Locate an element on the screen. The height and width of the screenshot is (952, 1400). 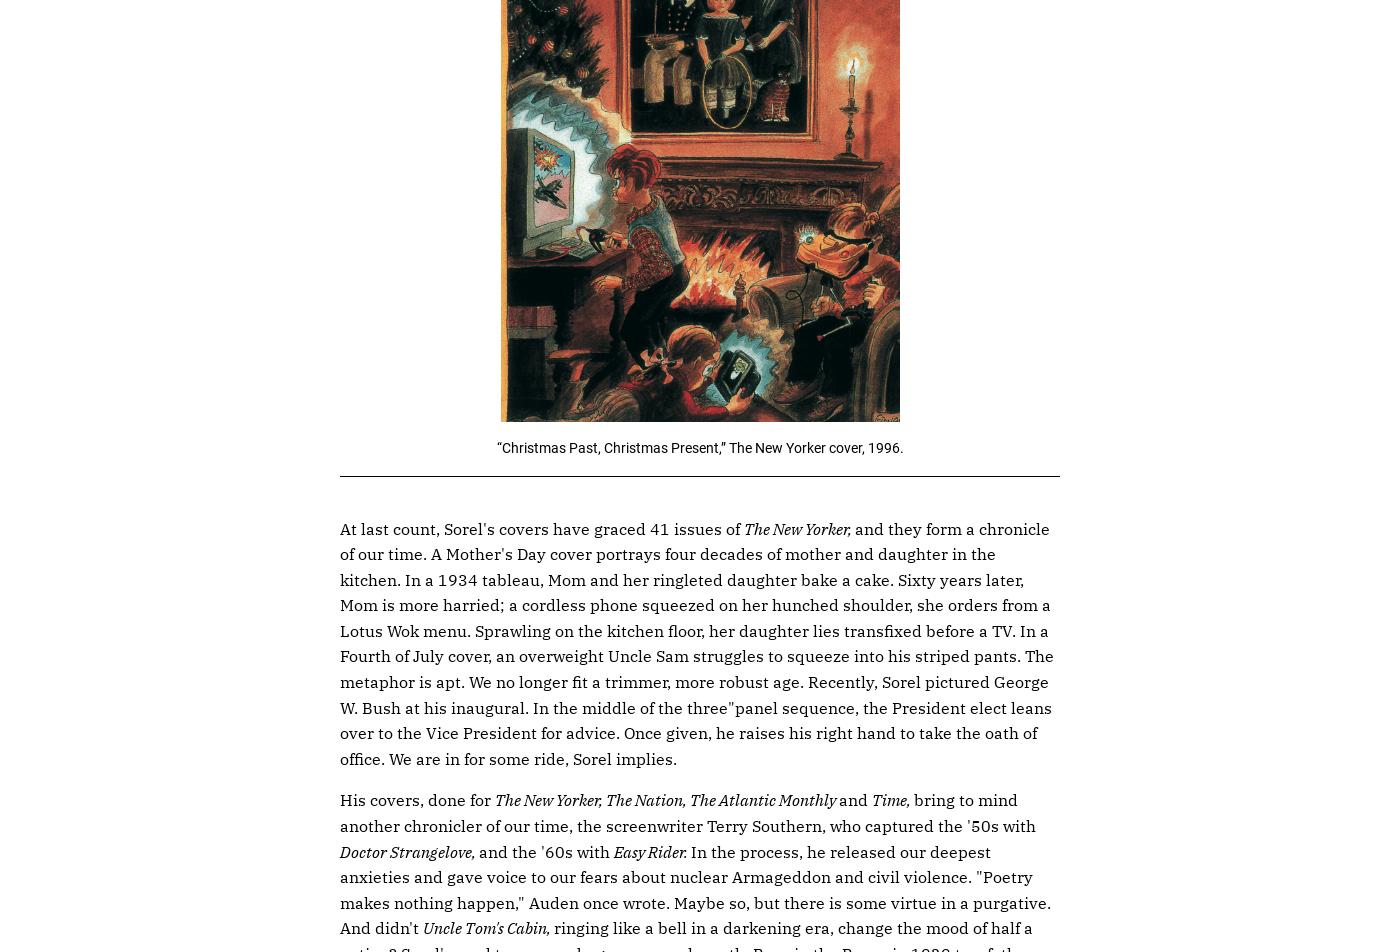
'Time,' is located at coordinates (893, 799).